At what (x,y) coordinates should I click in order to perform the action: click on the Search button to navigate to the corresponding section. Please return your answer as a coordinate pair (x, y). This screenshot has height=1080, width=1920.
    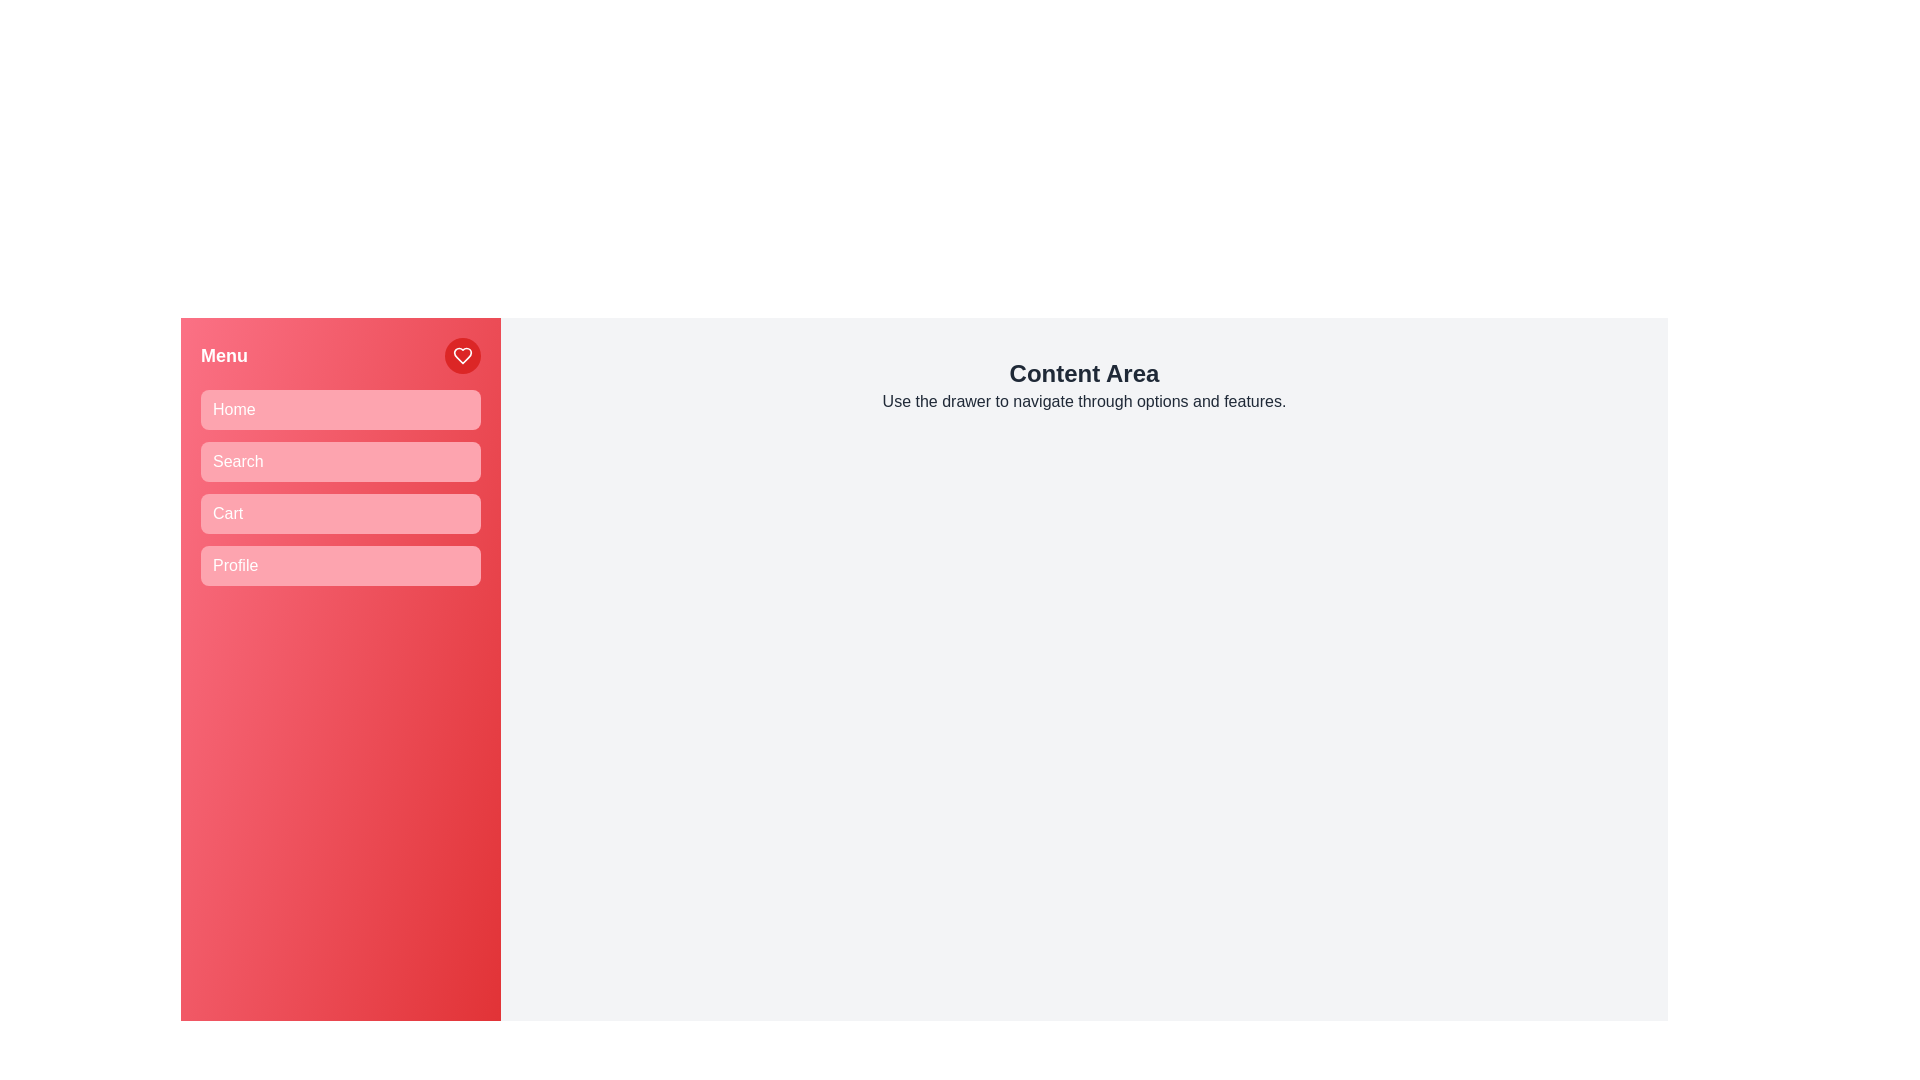
    Looking at the image, I should click on (340, 462).